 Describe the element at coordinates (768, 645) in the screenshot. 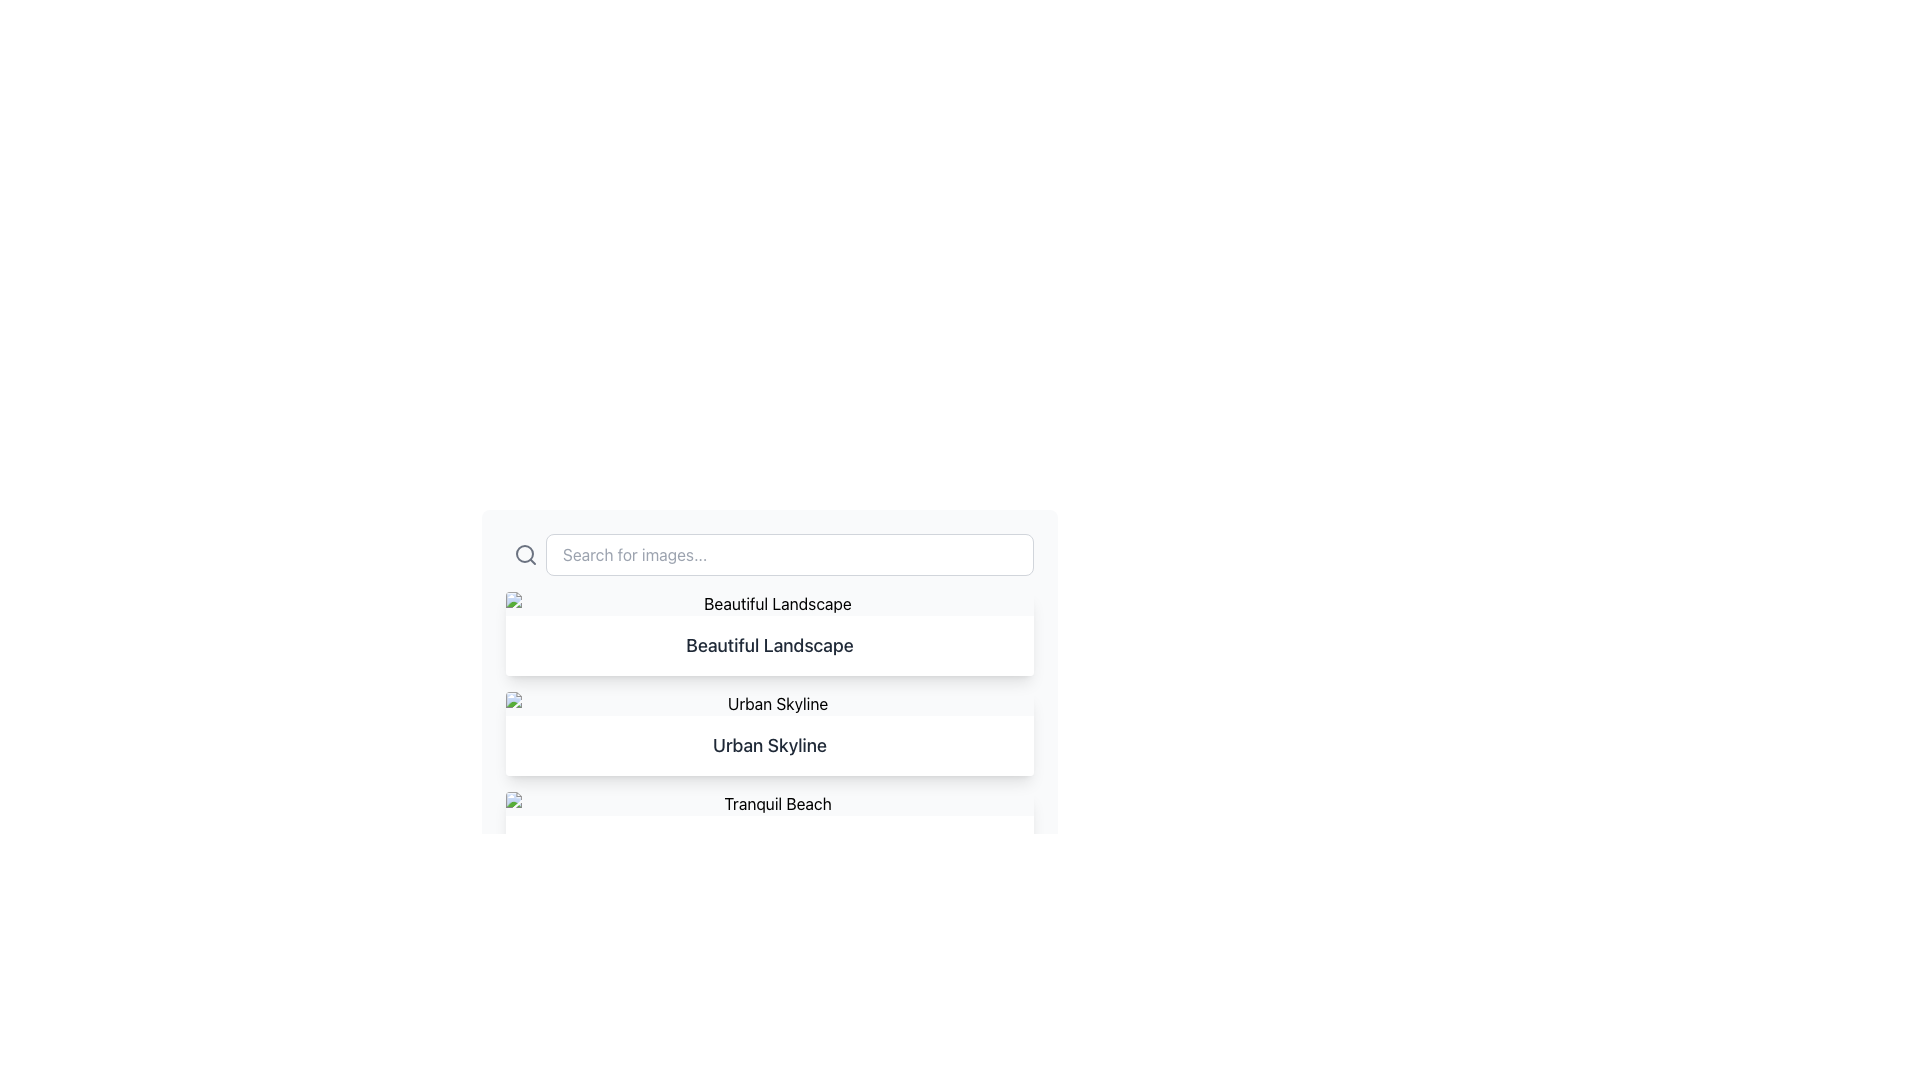

I see `the text 'Beautiful Landscape' displayed in bold gray font` at that location.